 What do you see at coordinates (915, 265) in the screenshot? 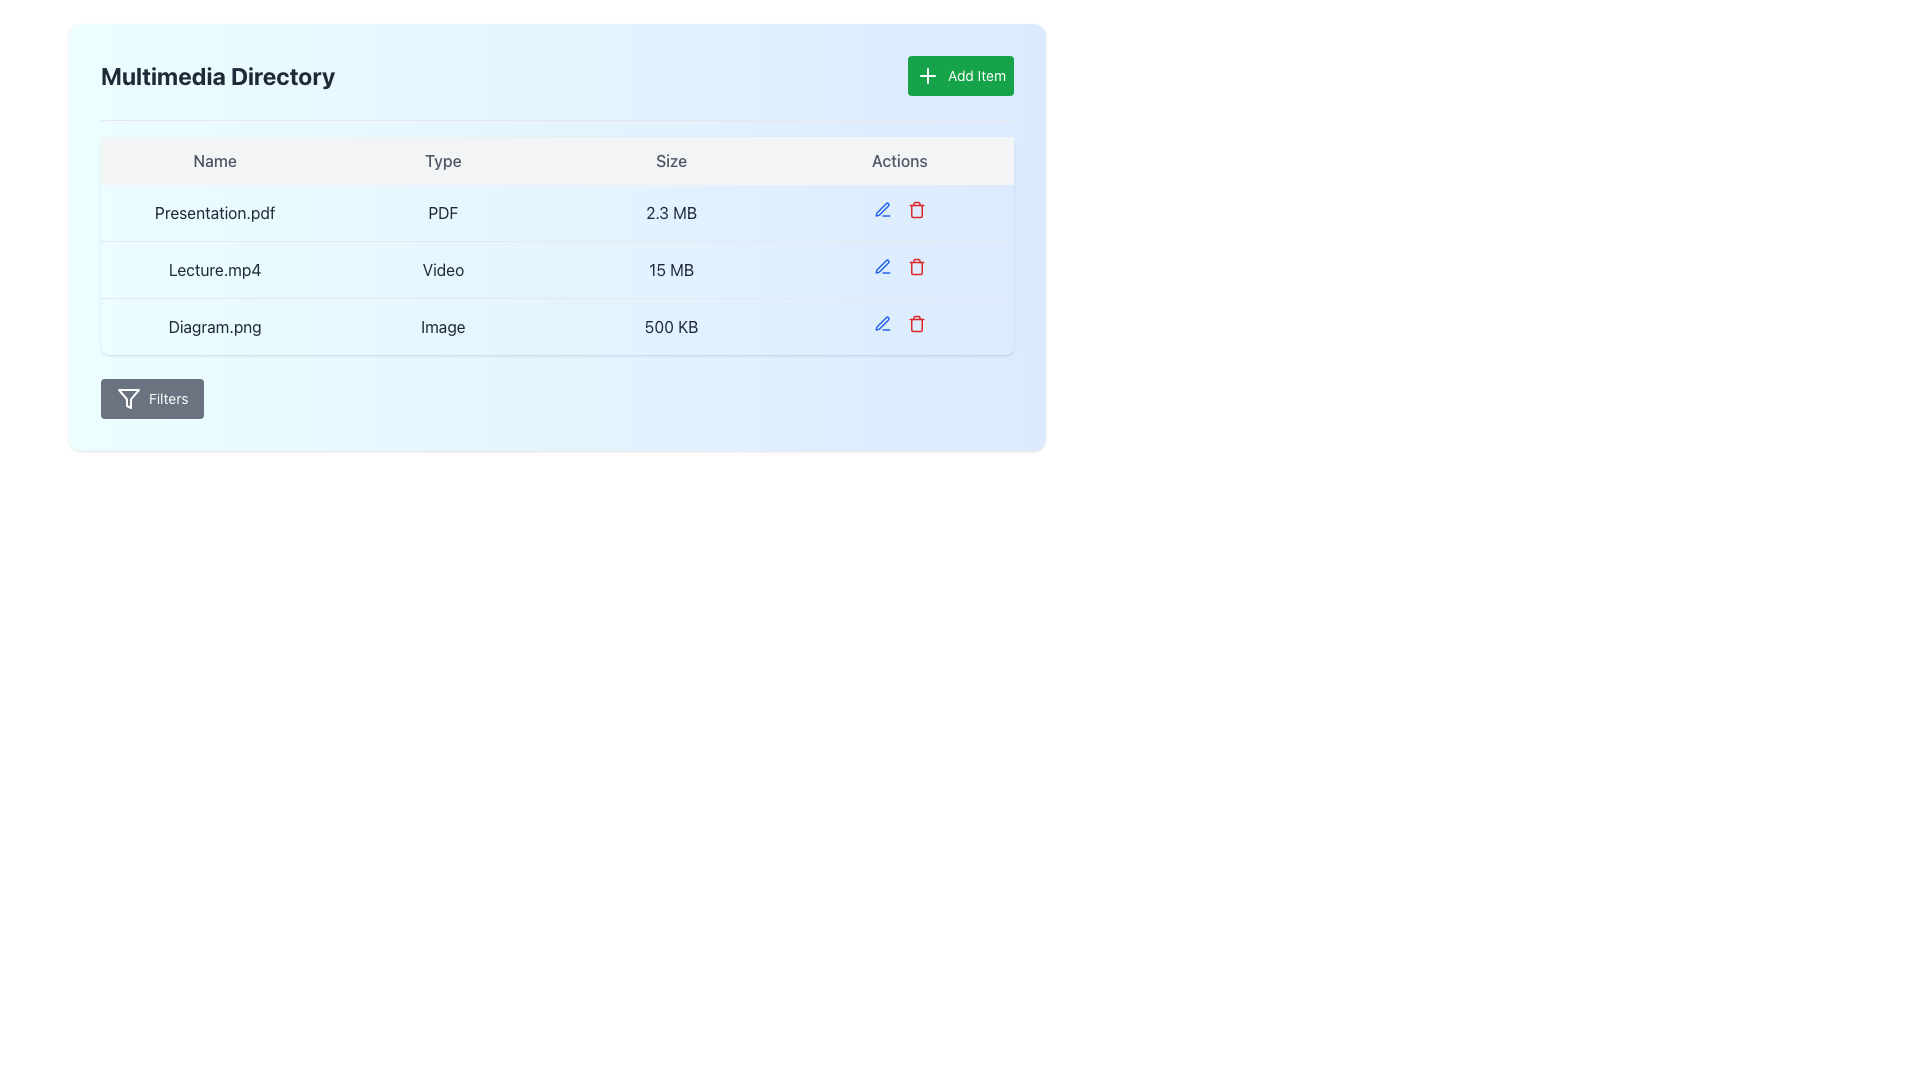
I see `the delete button located in the third row under the 'Actions' column of the displayed table` at bounding box center [915, 265].